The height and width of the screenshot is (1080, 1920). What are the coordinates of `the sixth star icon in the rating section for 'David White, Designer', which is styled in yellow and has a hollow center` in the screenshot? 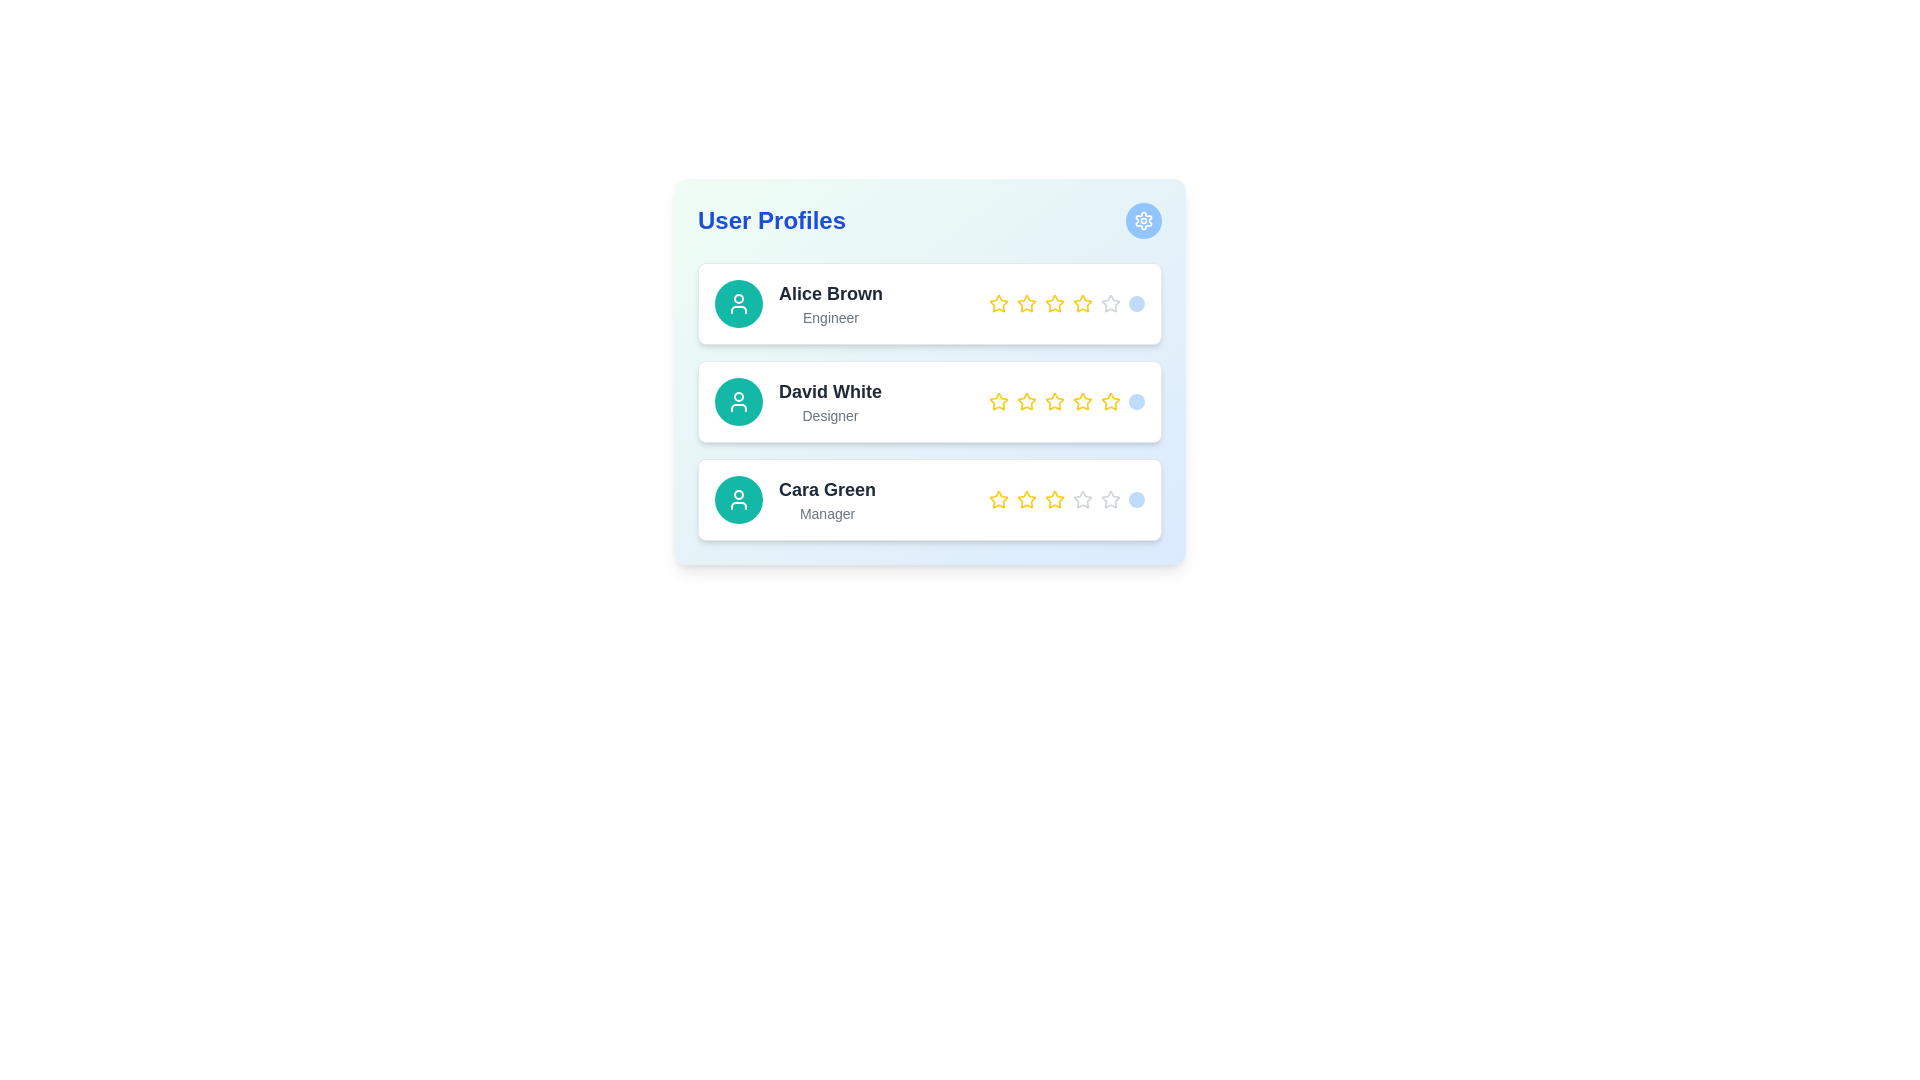 It's located at (1109, 401).